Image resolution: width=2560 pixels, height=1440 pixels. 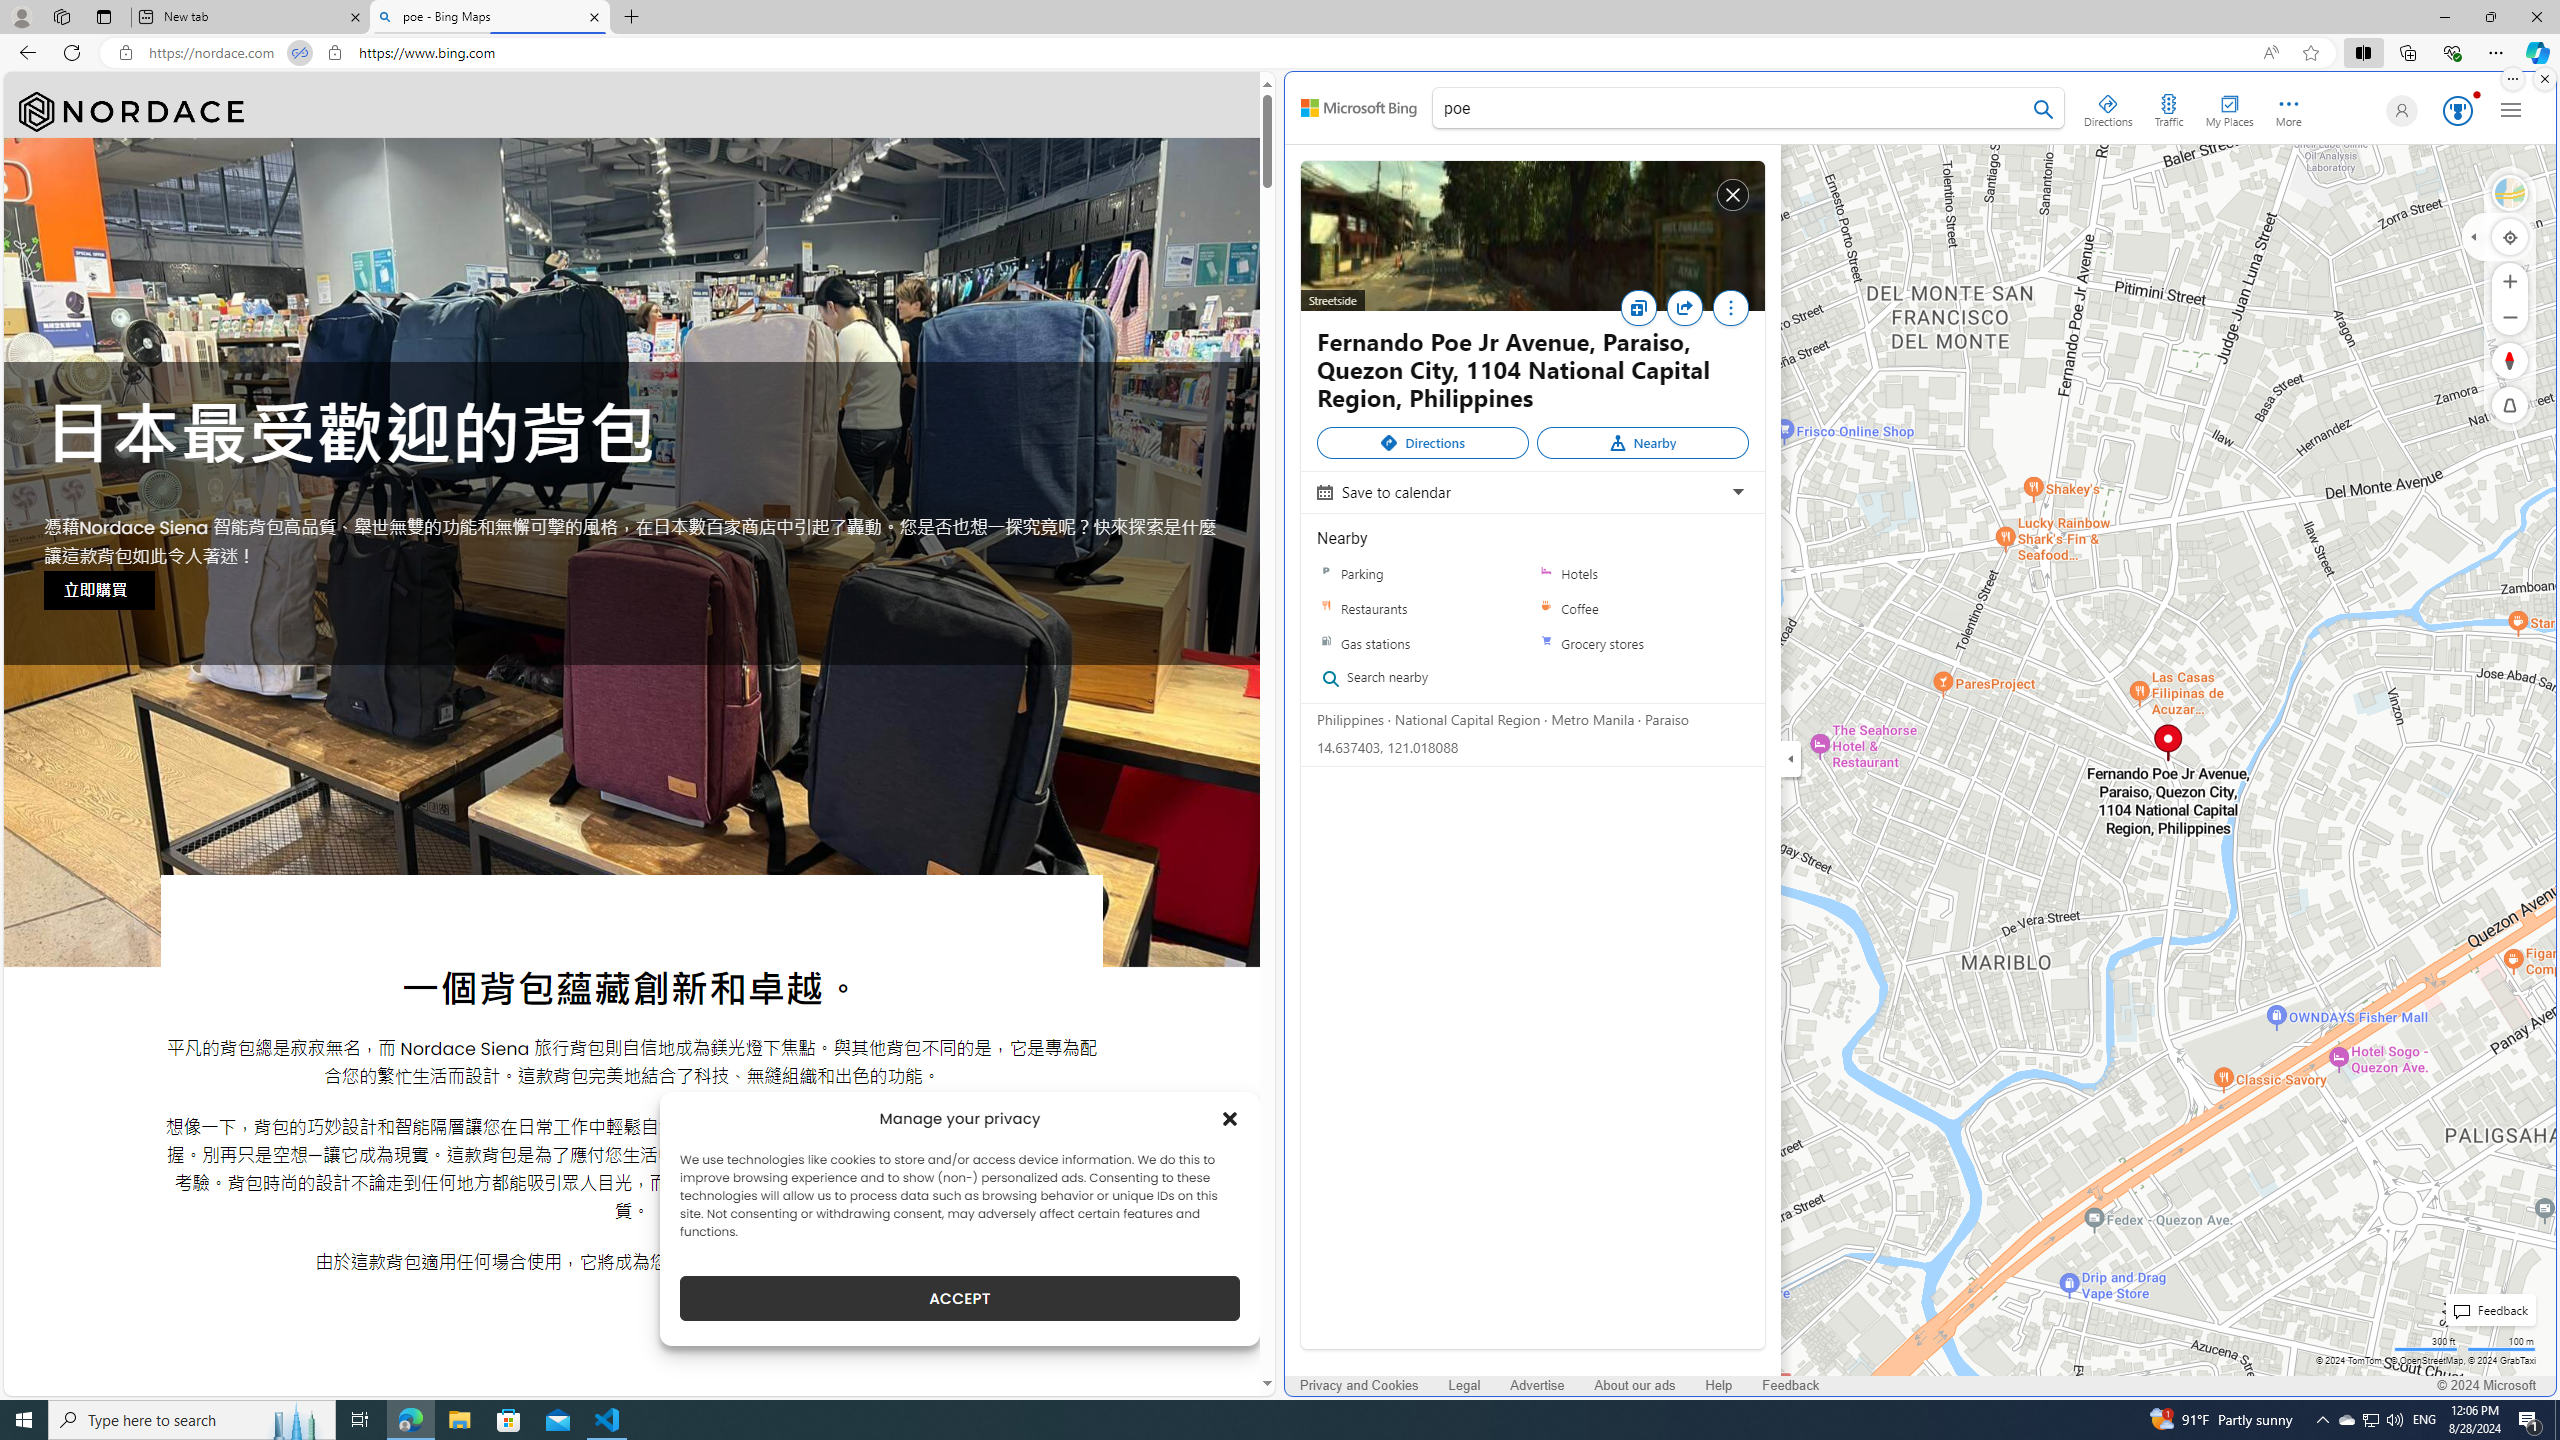 I want to click on 'Gas stations', so click(x=1422, y=643).